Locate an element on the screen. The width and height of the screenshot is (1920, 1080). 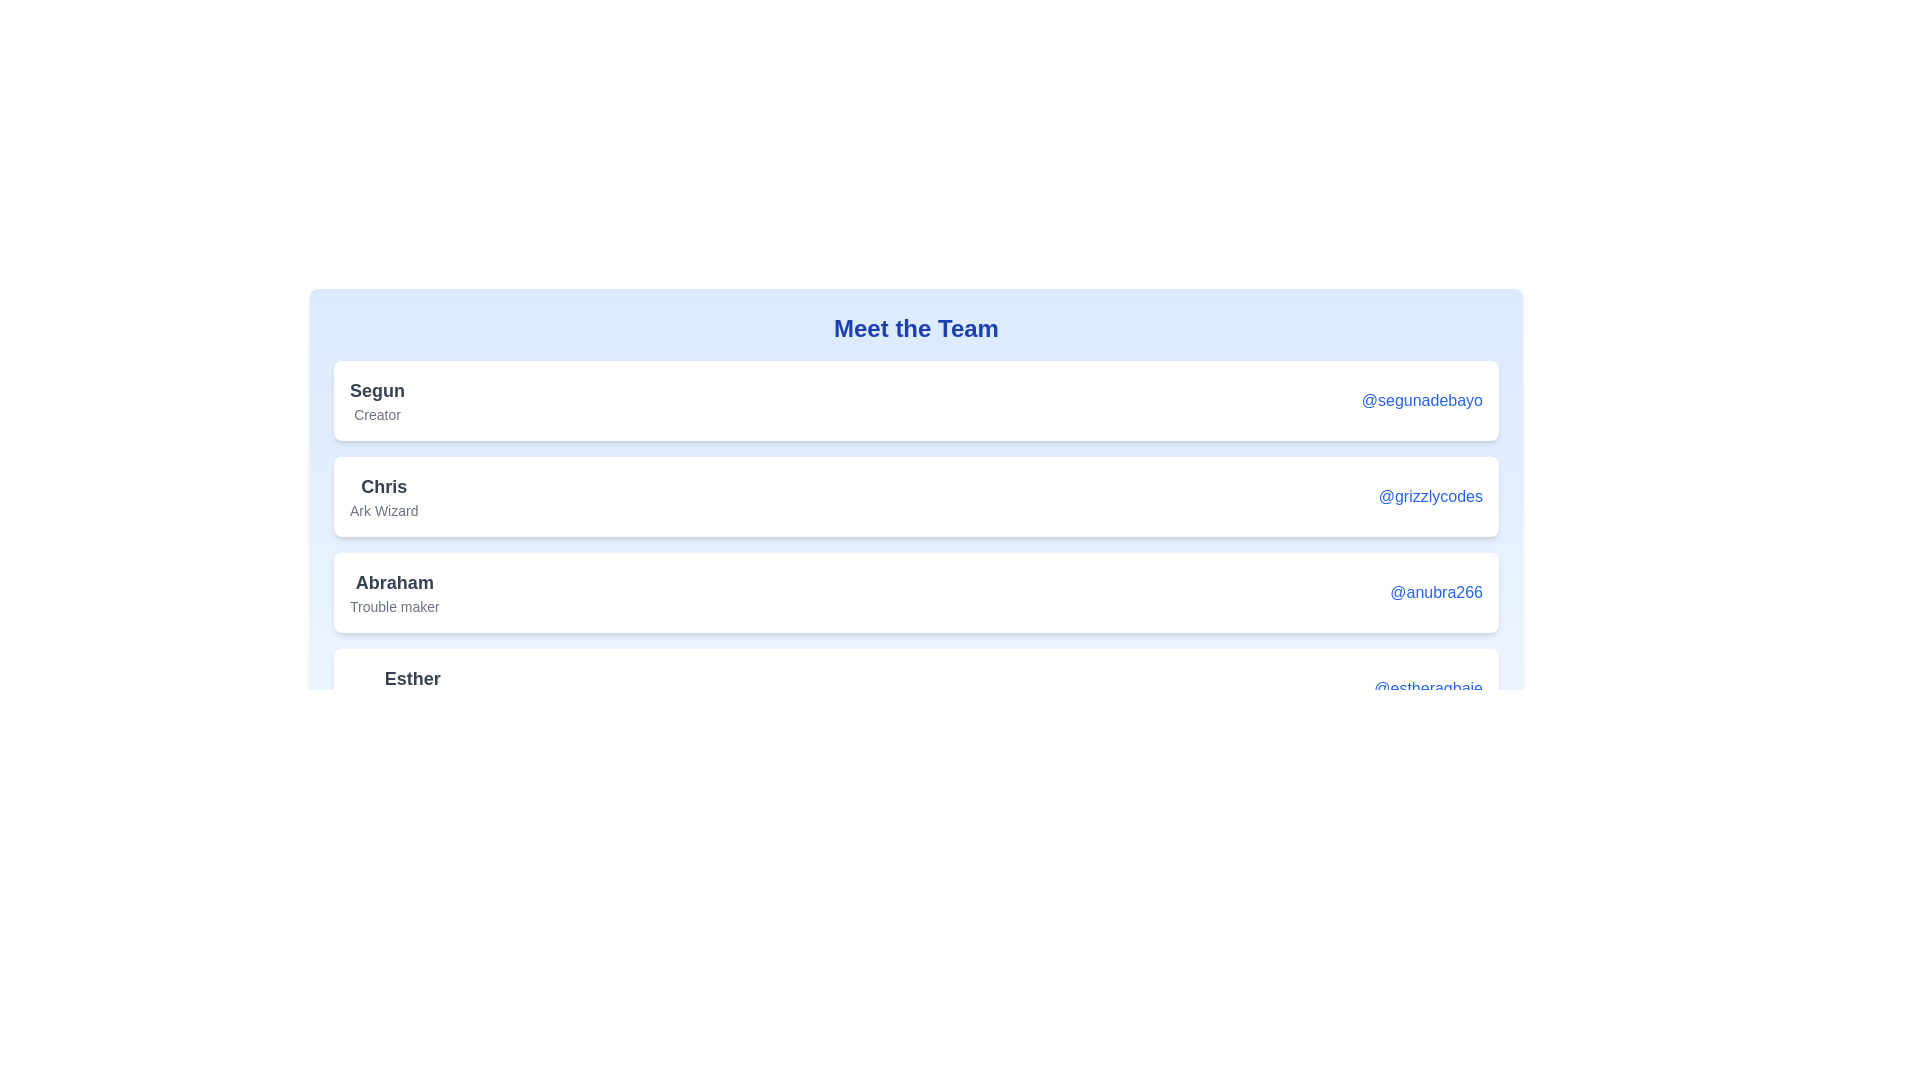
the hyperlink associated with the user '@segunadebayo' is located at coordinates (1421, 401).